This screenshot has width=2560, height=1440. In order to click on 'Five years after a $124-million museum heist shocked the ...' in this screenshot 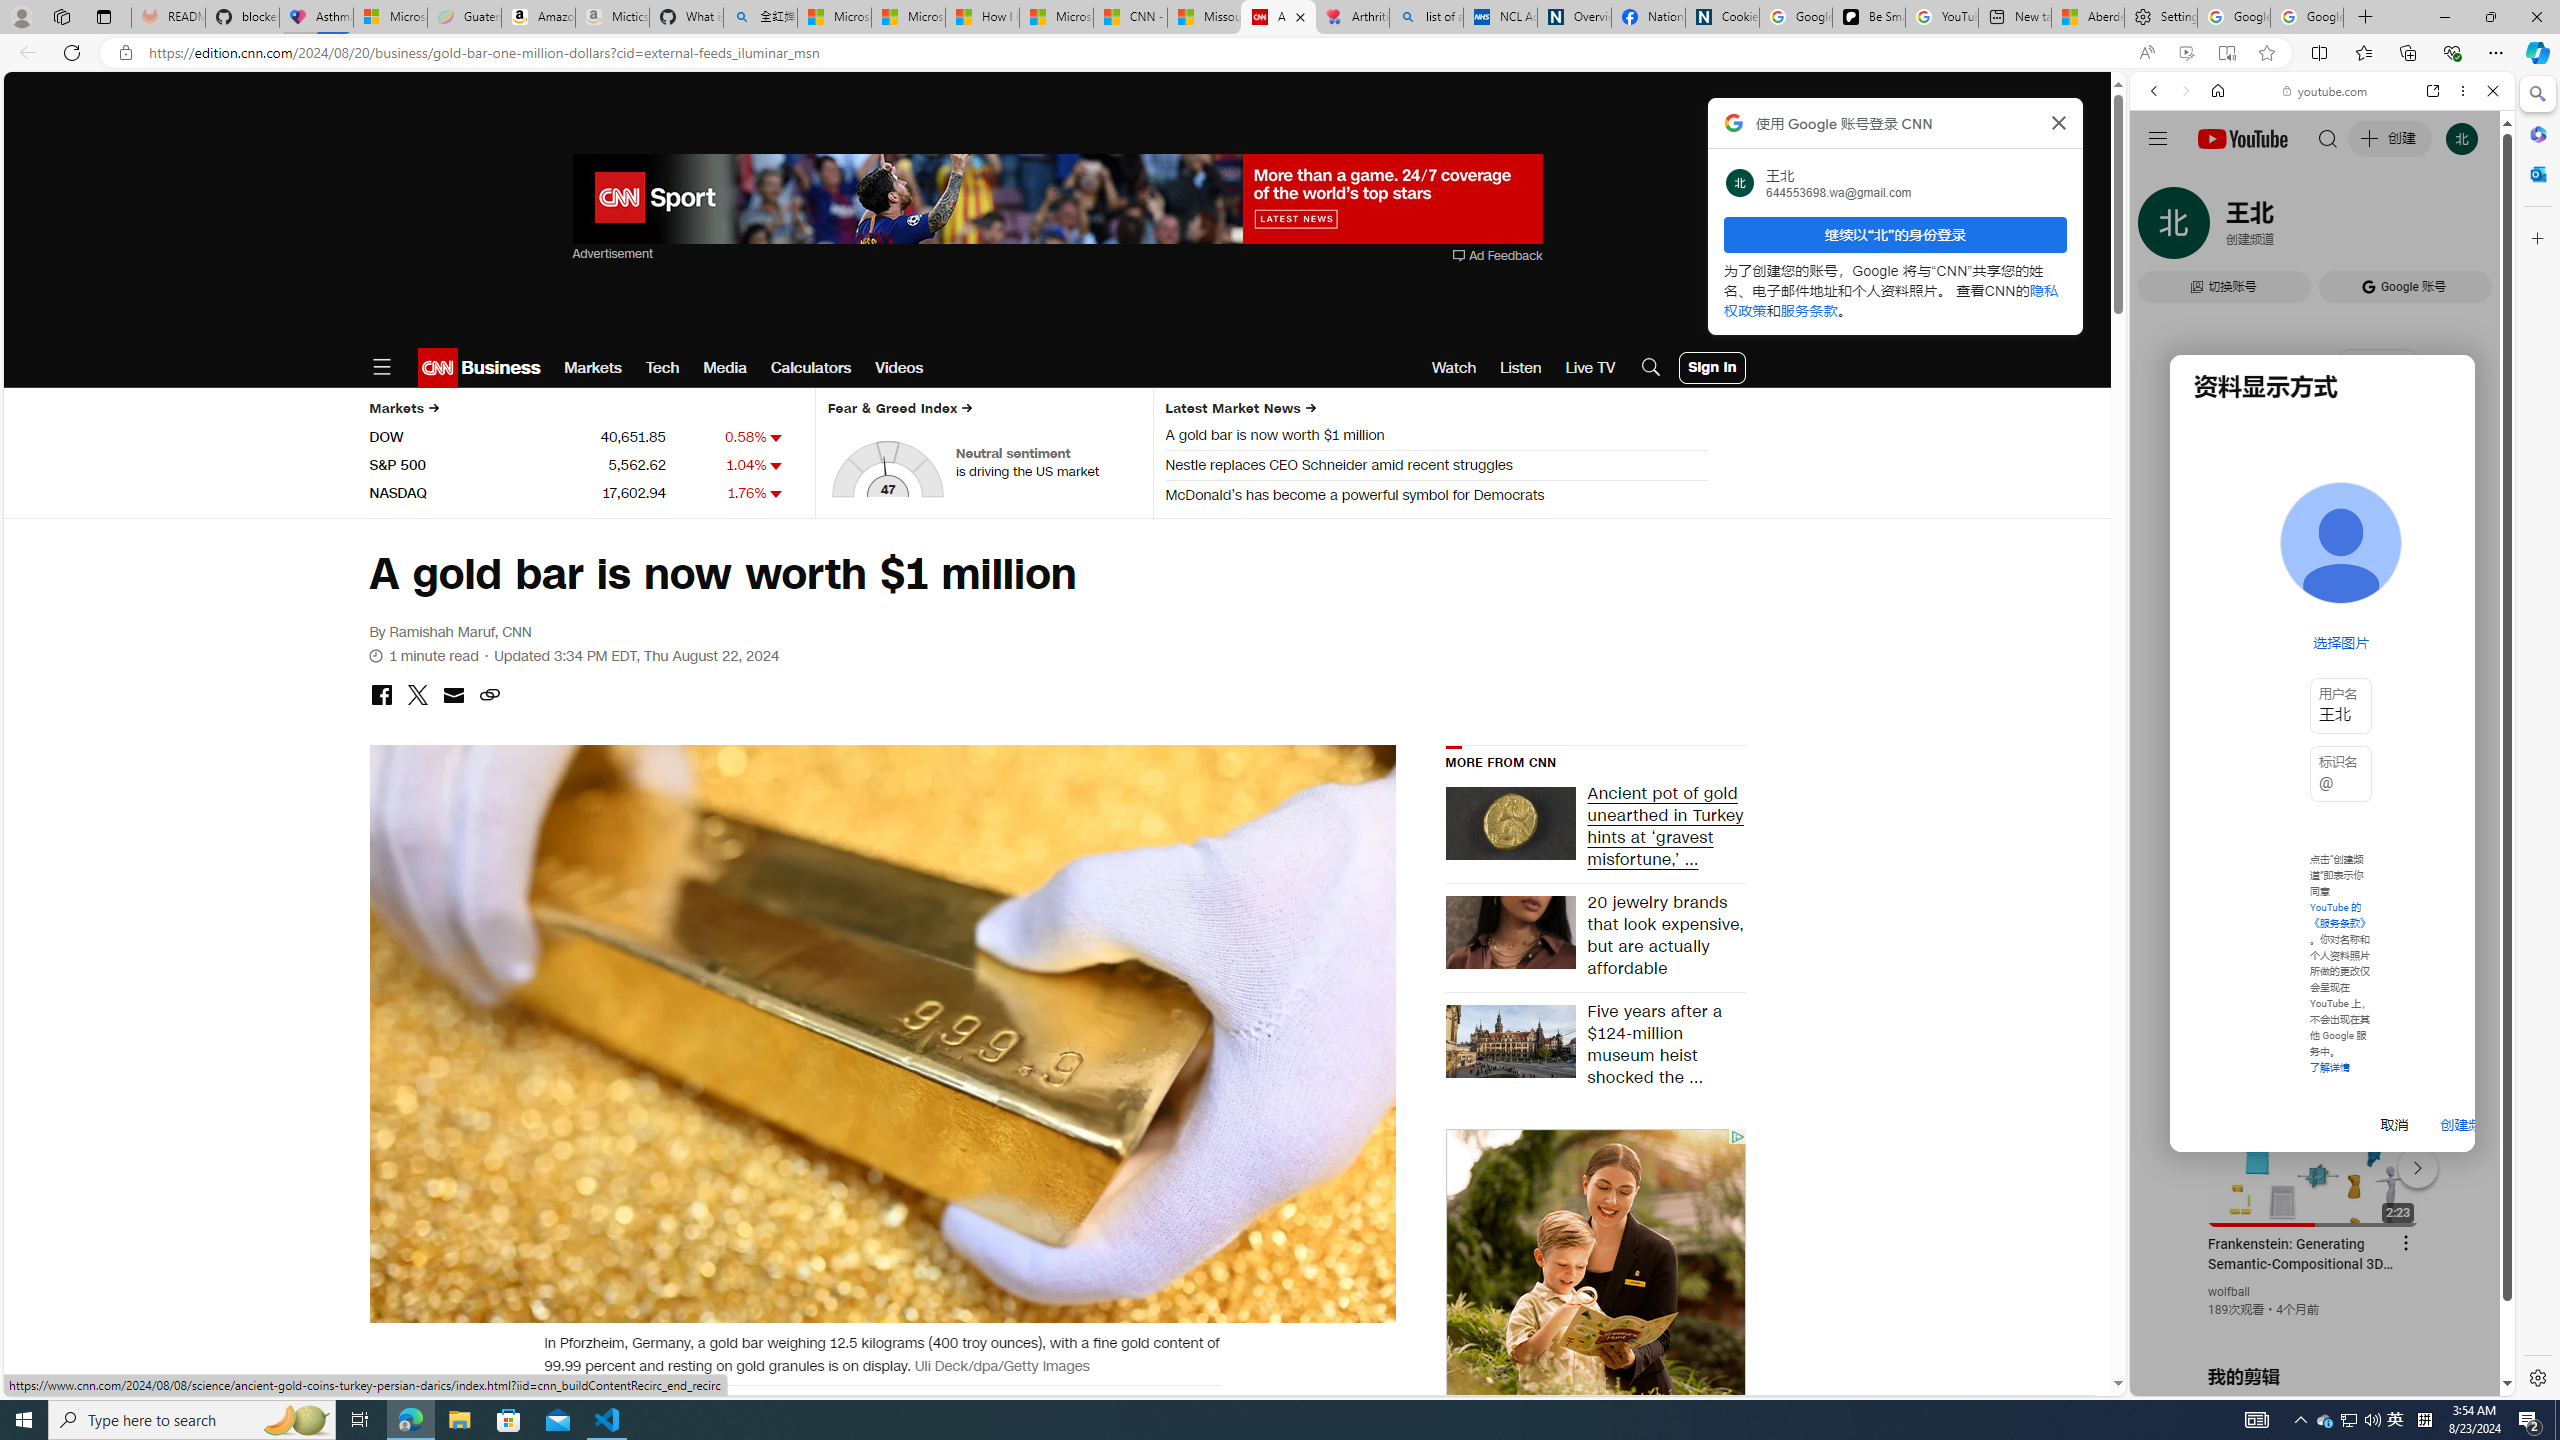, I will do `click(1659, 1045)`.